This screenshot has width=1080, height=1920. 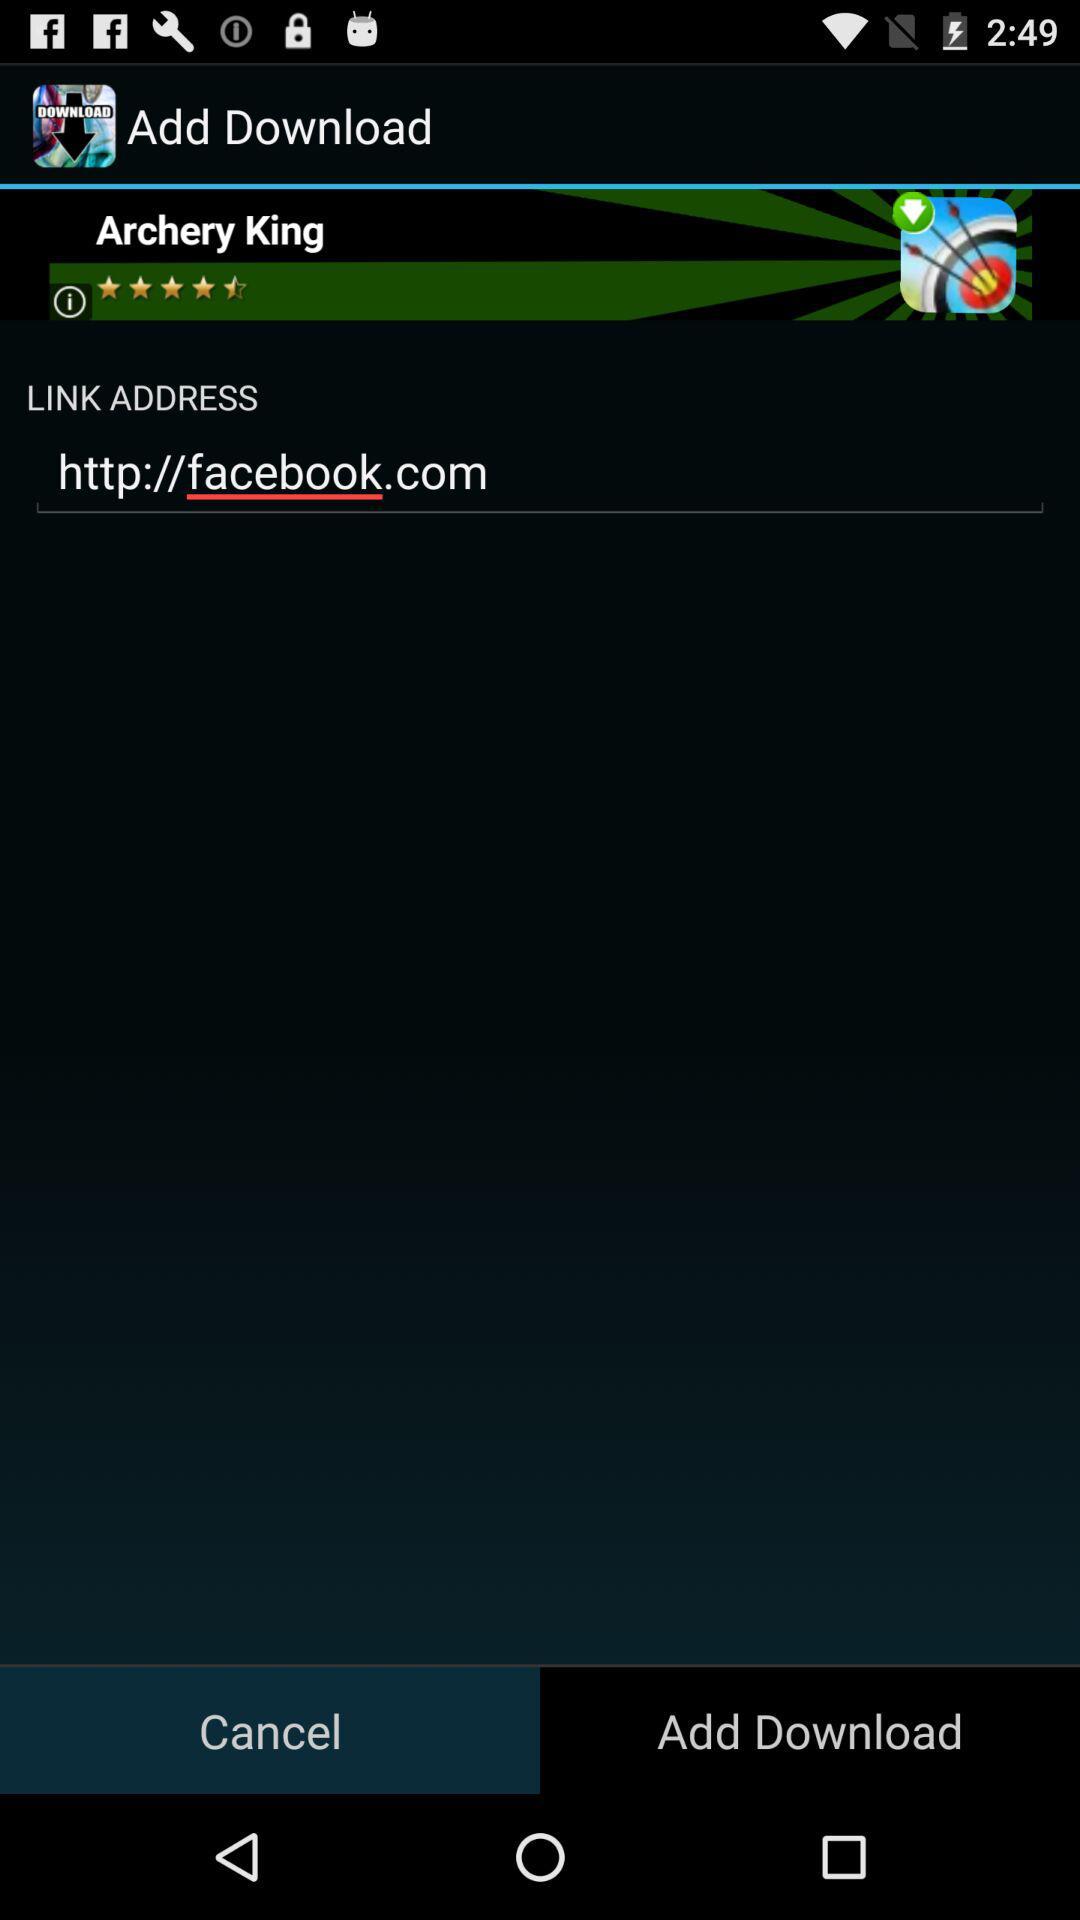 I want to click on advertisement, so click(x=538, y=253).